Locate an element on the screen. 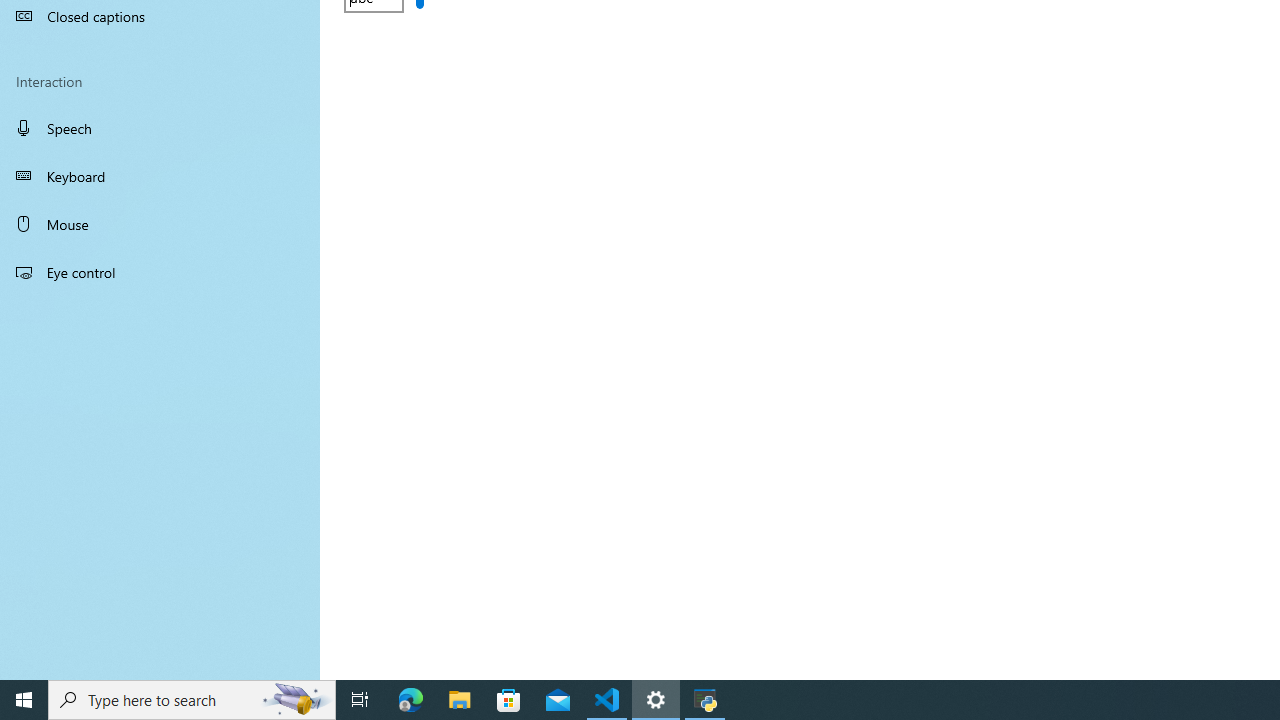 This screenshot has width=1280, height=720. 'Search highlights icon opens search home window' is located at coordinates (294, 698).